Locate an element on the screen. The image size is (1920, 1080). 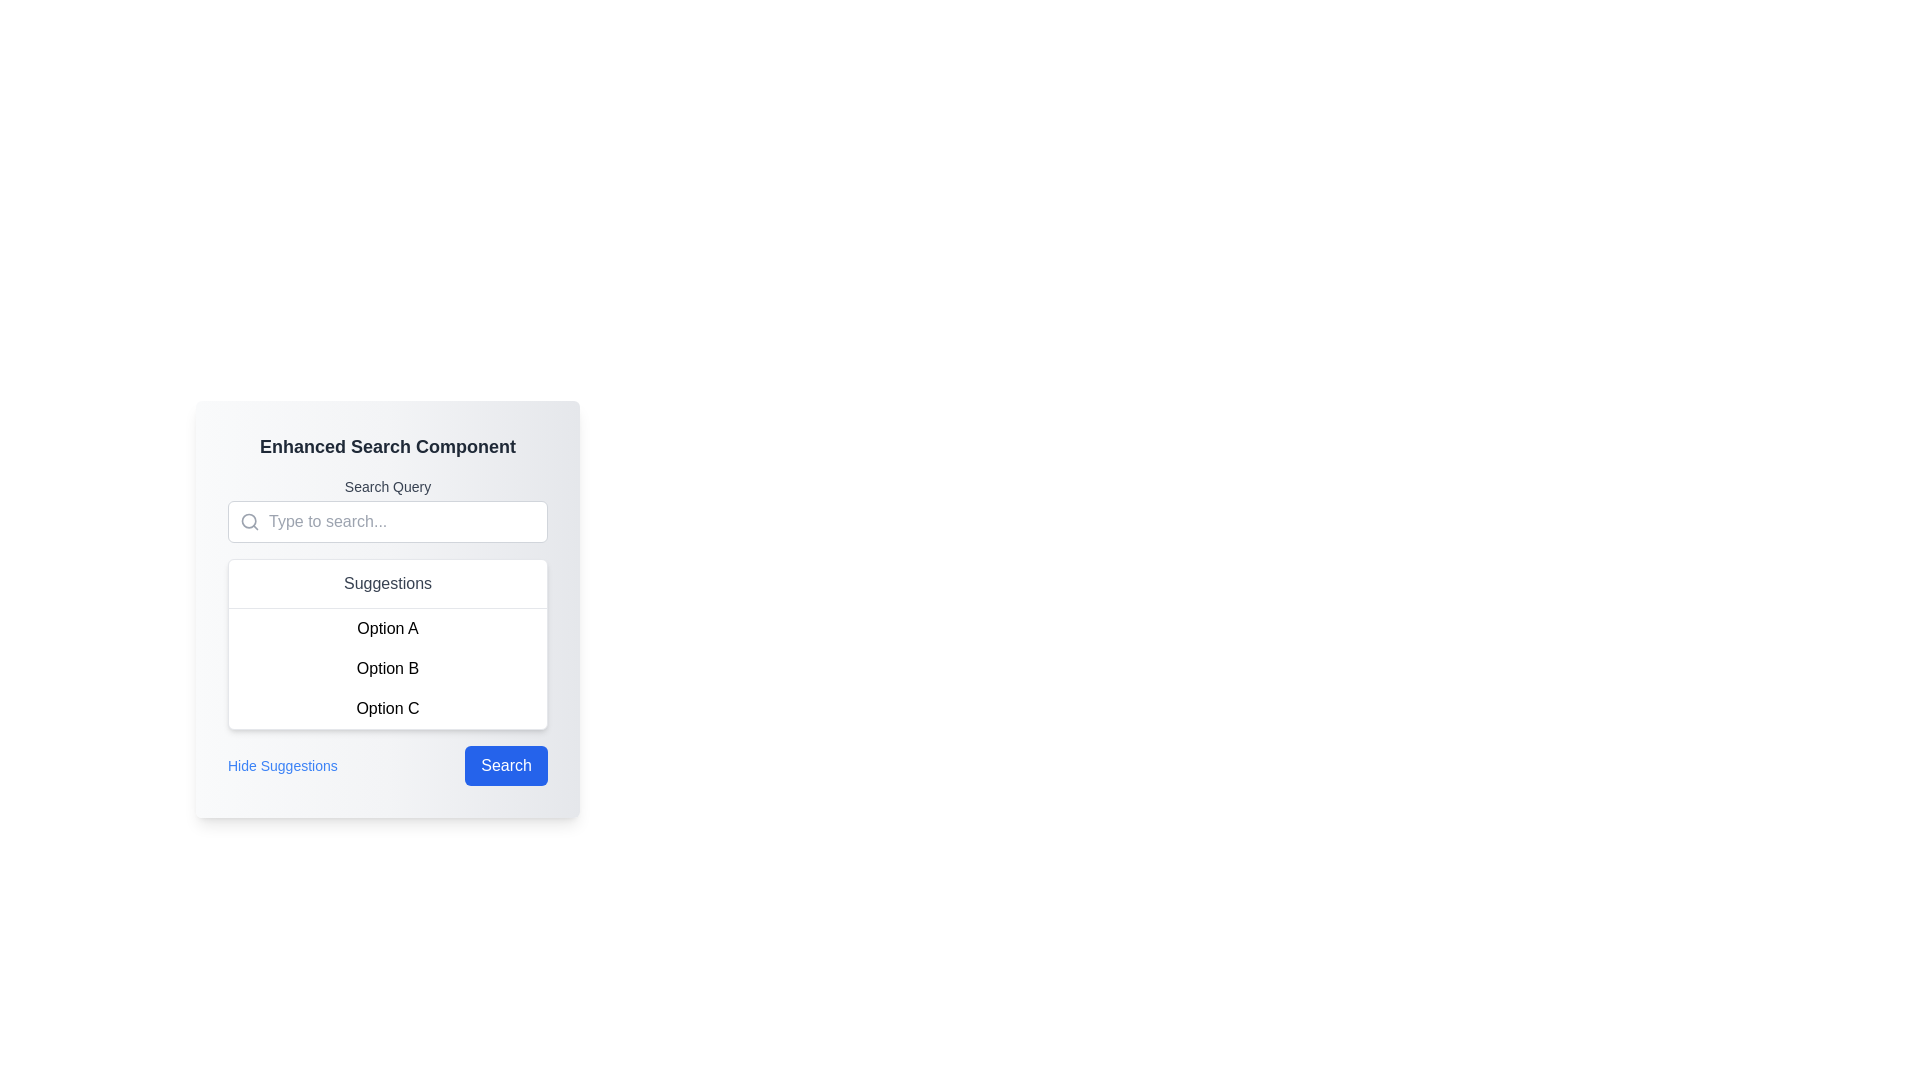
the text label indicating the purpose of the suggestion list, located at the top center of the suggestion box interface is located at coordinates (388, 582).